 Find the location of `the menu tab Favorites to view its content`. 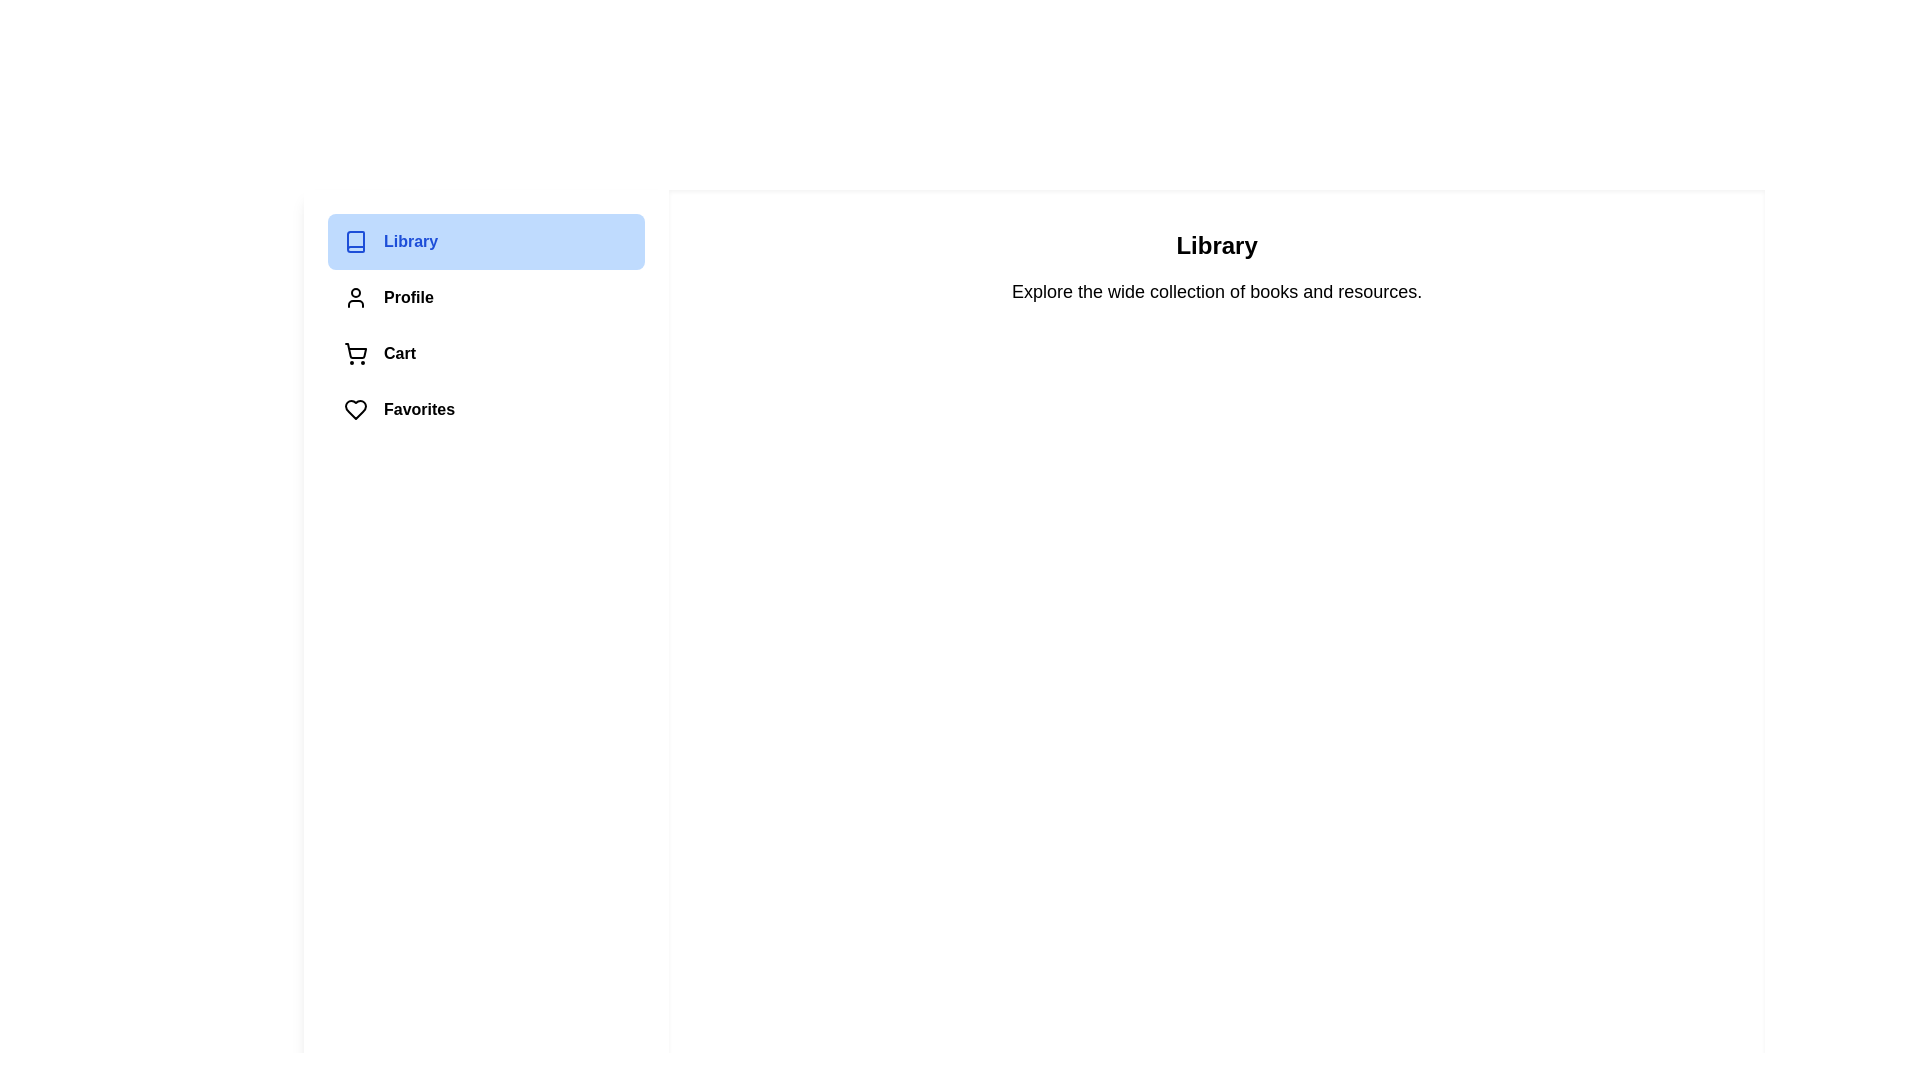

the menu tab Favorites to view its content is located at coordinates (485, 408).